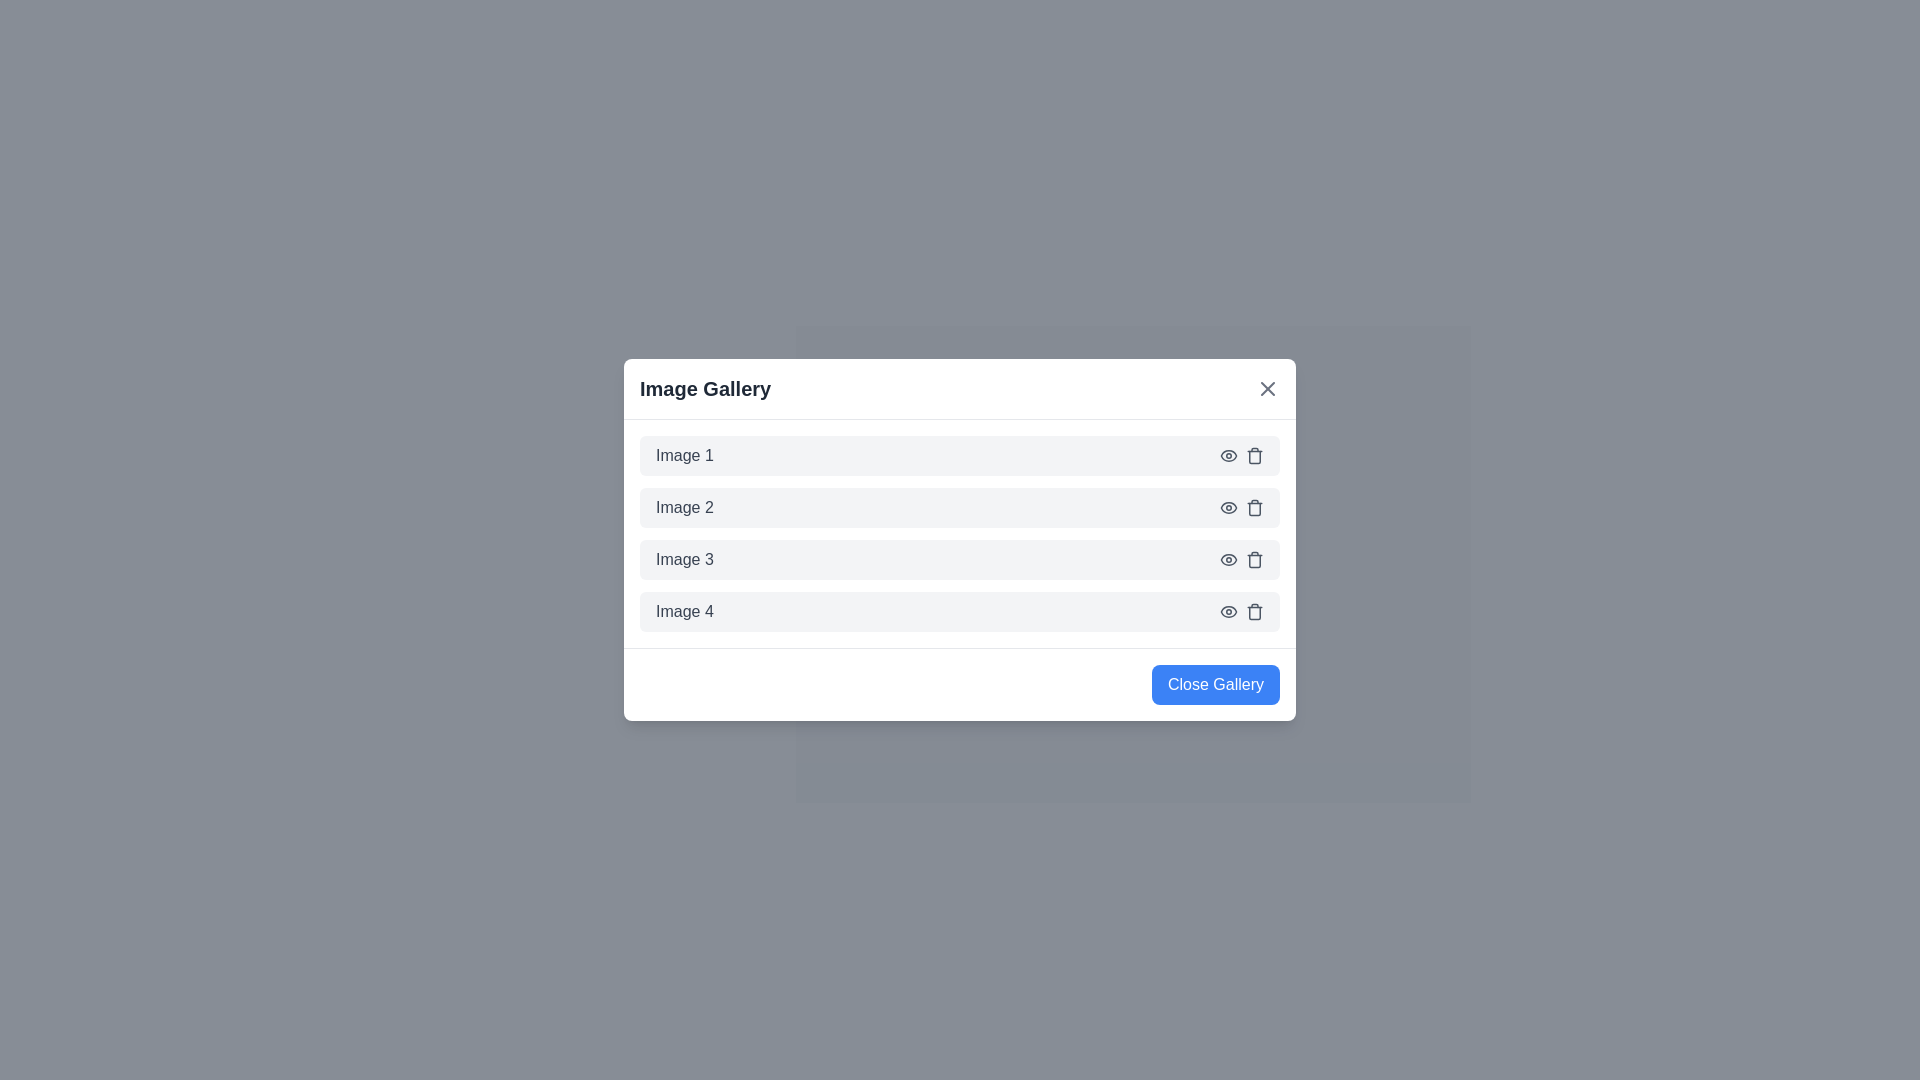 The image size is (1920, 1080). I want to click on the delete button for 'Image 3', so click(1253, 559).